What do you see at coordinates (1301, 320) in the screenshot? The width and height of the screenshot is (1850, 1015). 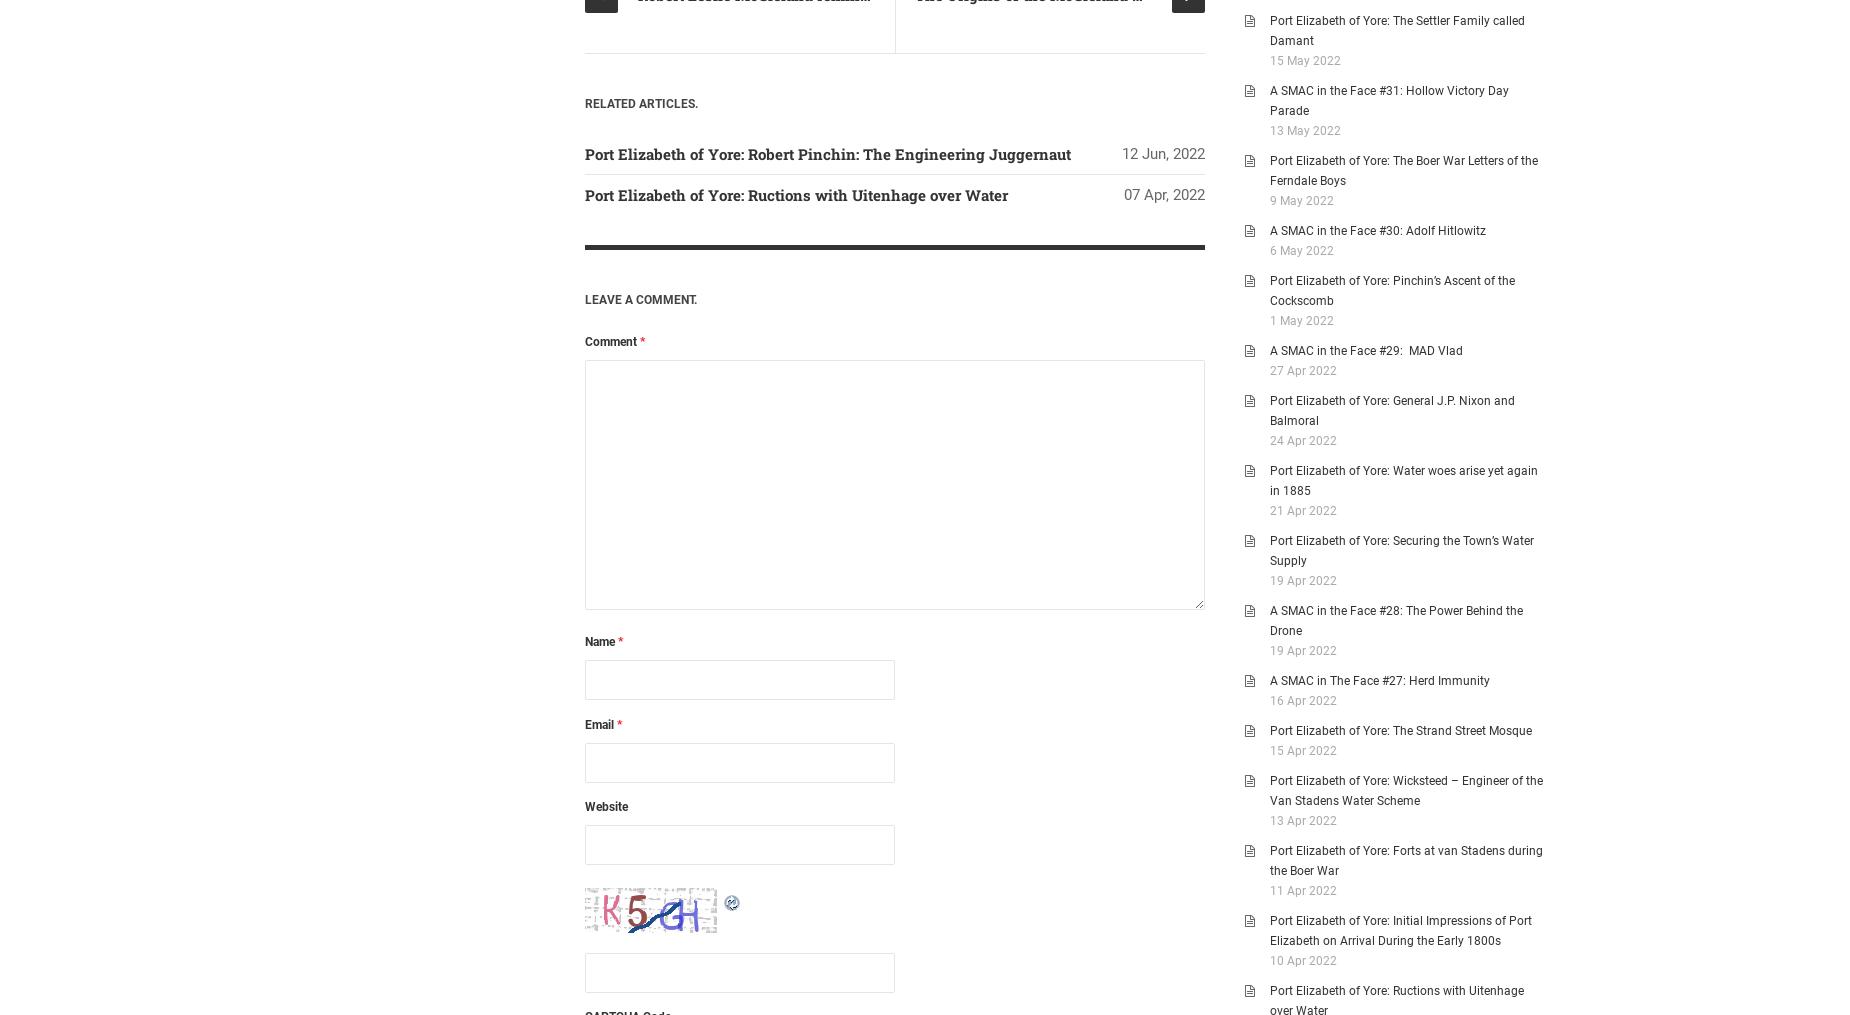 I see `'1 May 2022'` at bounding box center [1301, 320].